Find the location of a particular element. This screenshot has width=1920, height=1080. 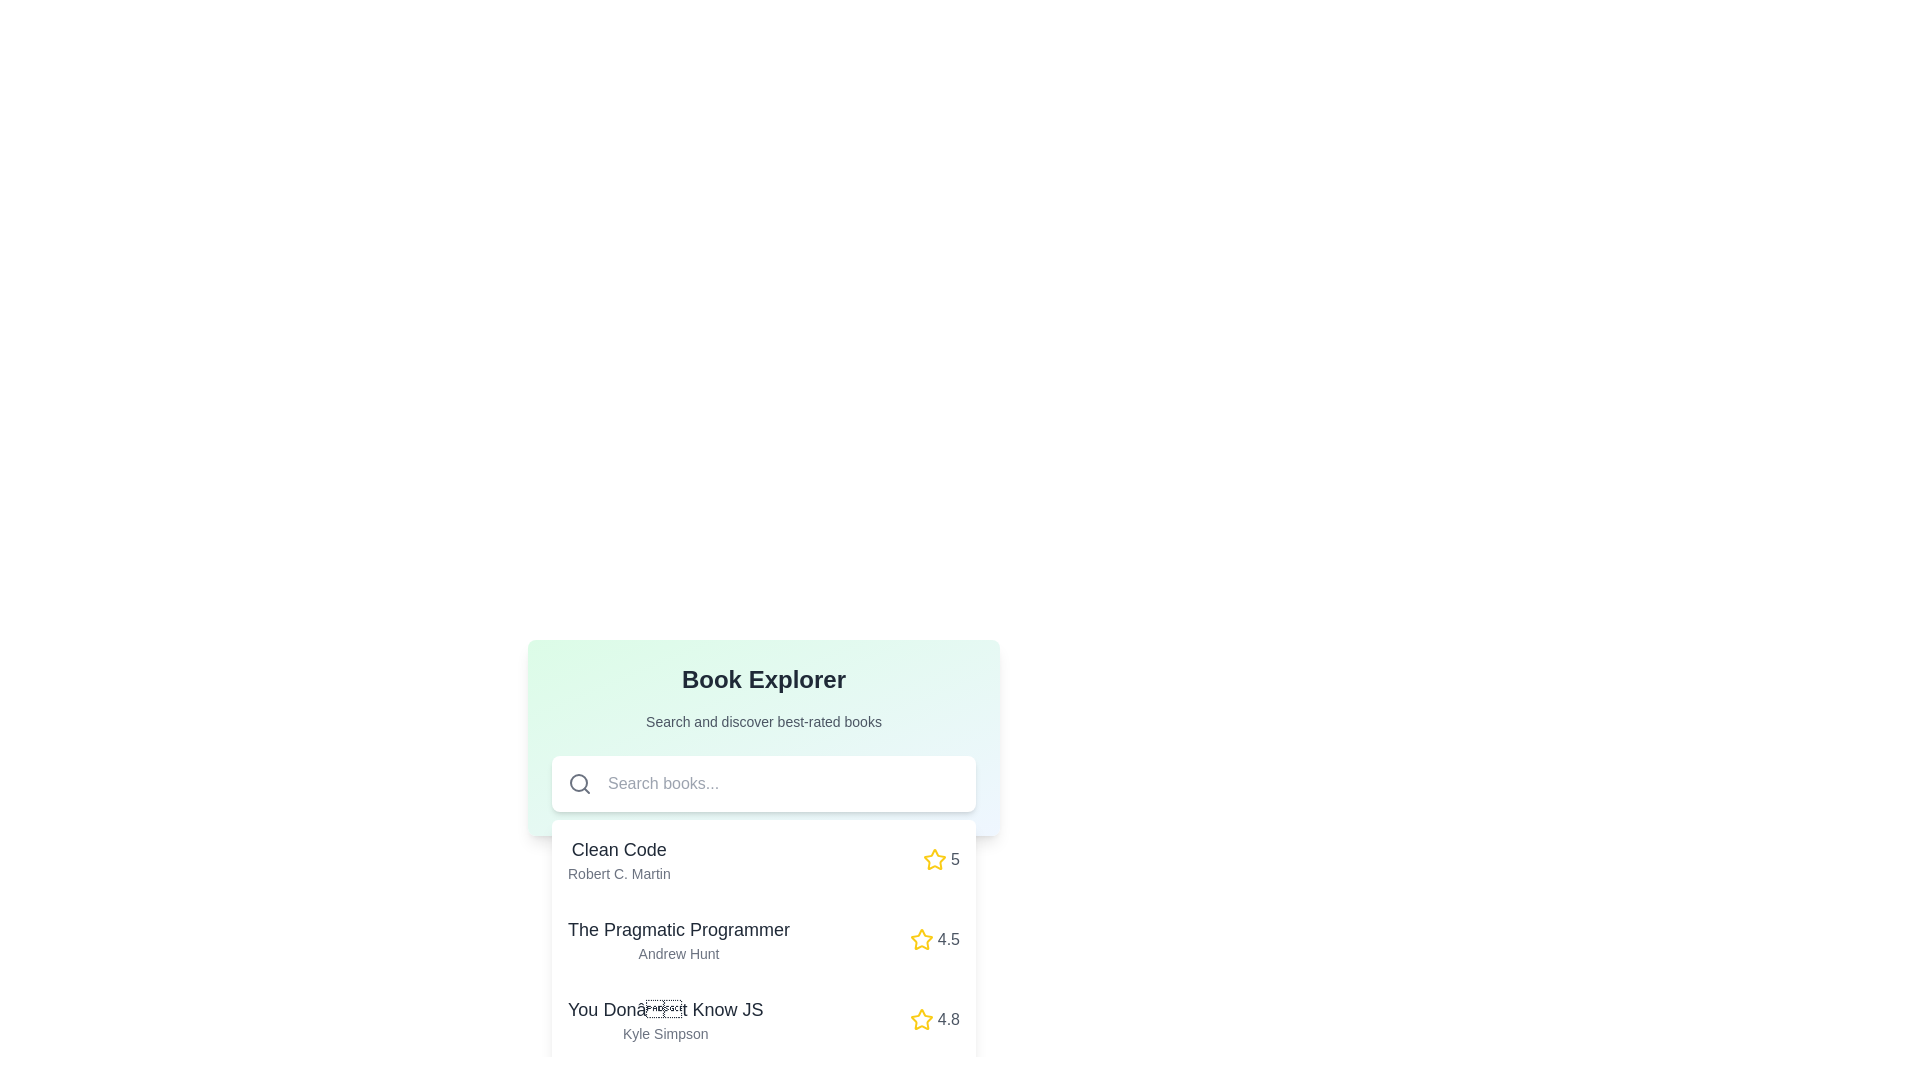

'Clean Code' title and 'Robert C. Martin' author text displayed in the first book entry of the 'Book Explorer' section is located at coordinates (618, 859).